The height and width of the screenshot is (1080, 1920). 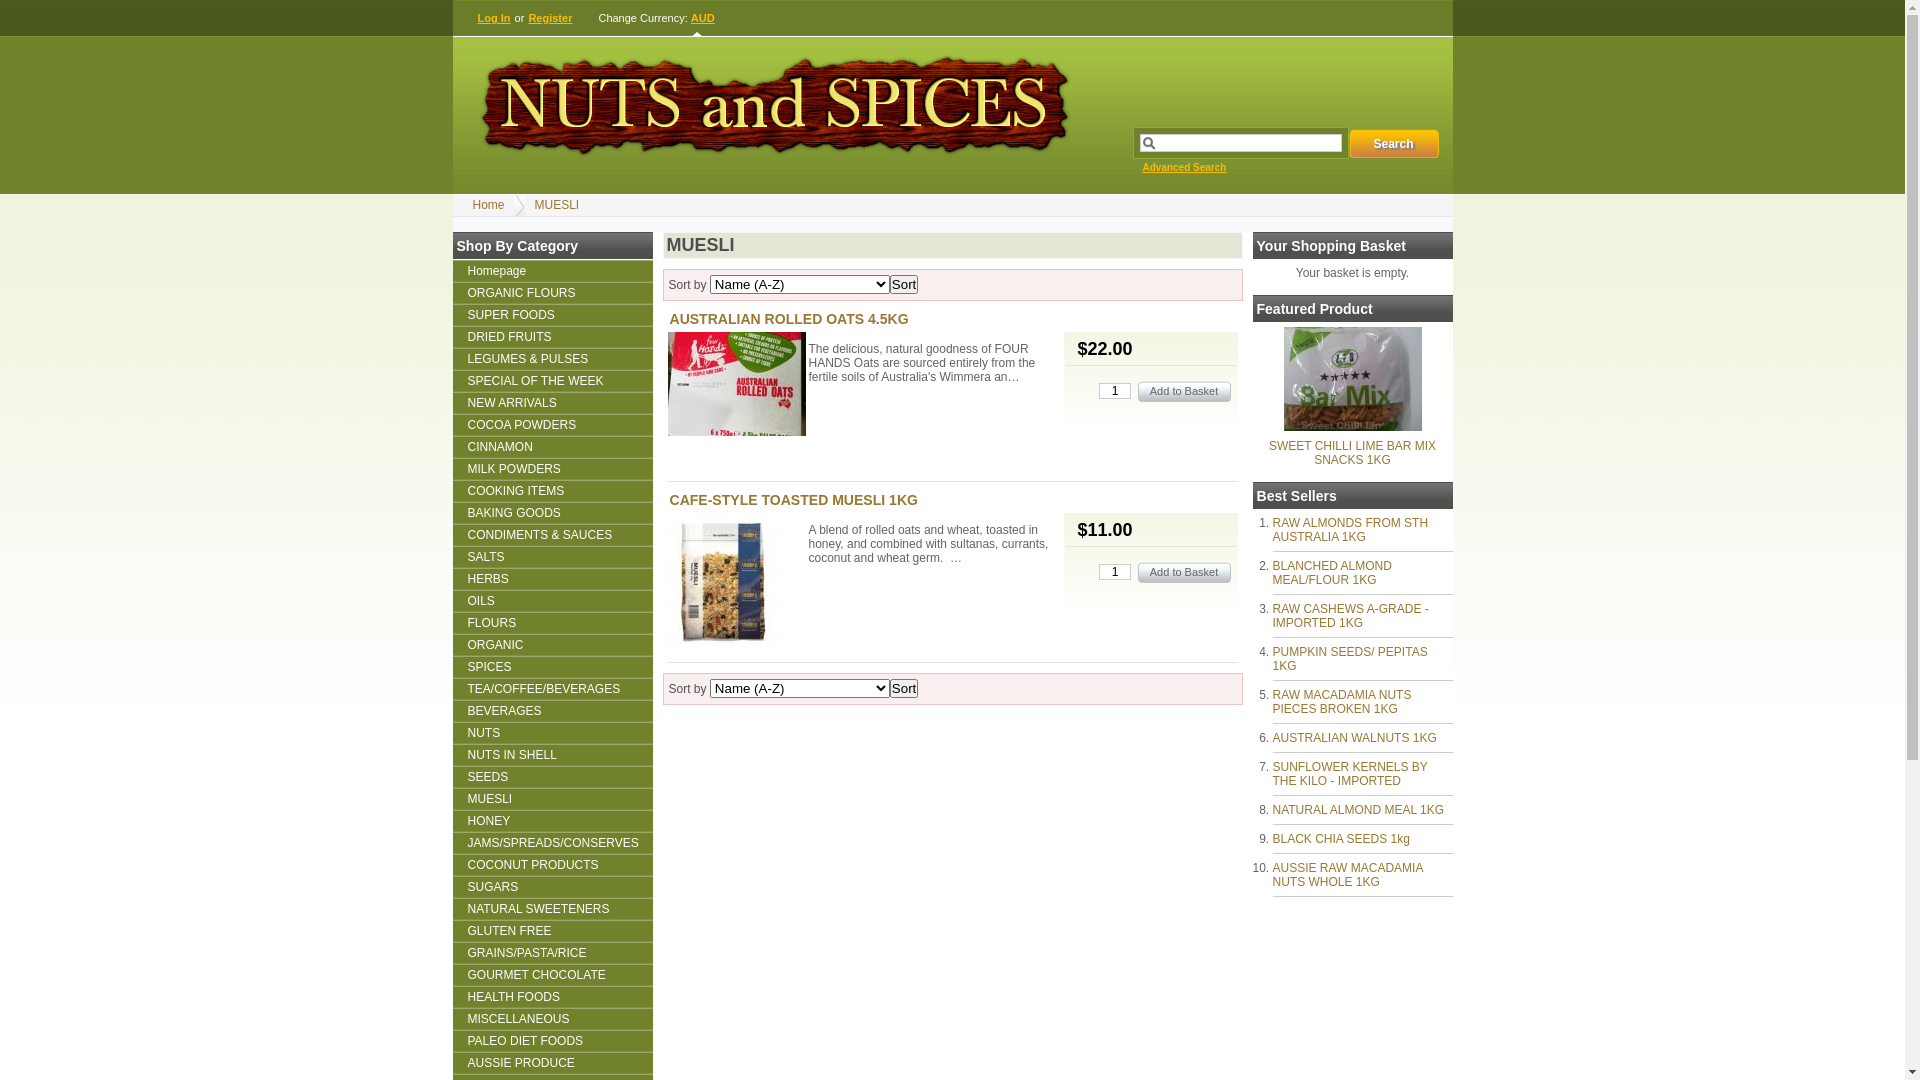 What do you see at coordinates (552, 534) in the screenshot?
I see `'CONDIMENTS & SAUCES'` at bounding box center [552, 534].